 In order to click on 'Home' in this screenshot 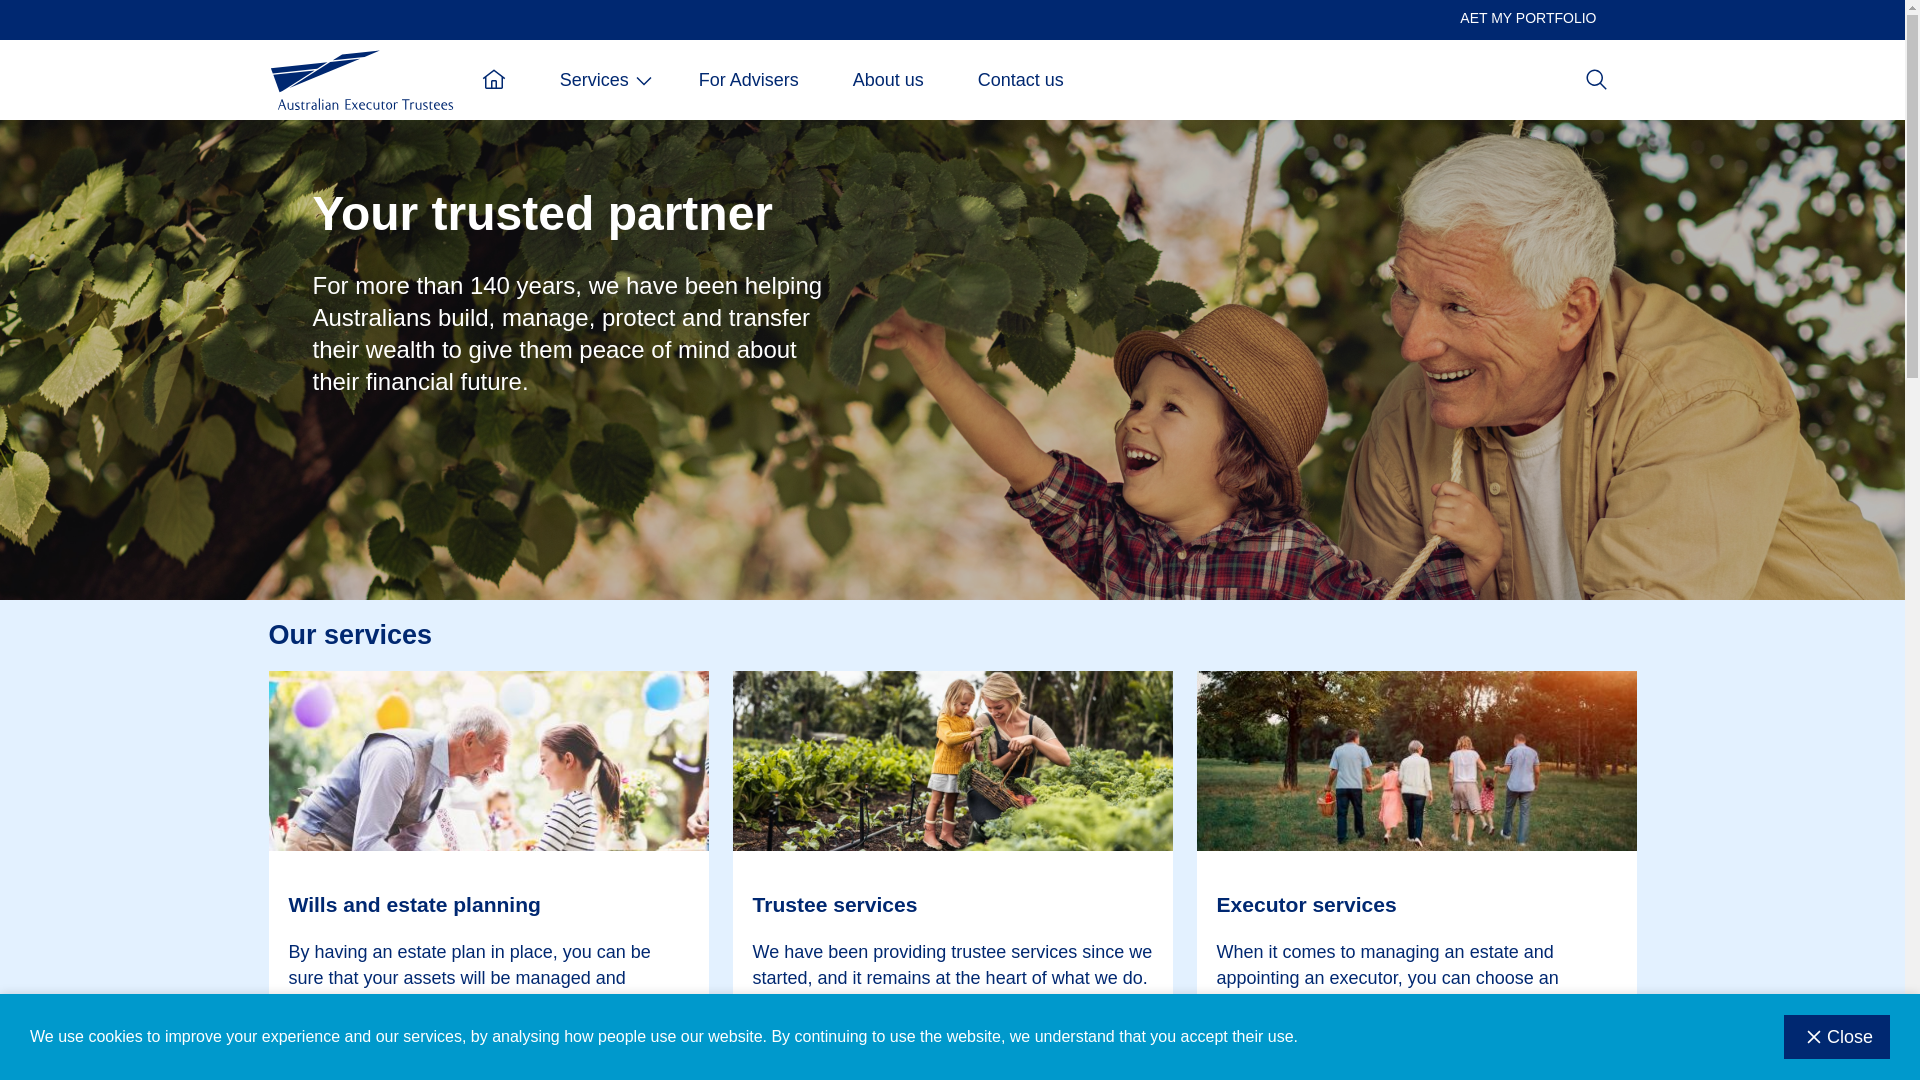, I will do `click(454, 79)`.